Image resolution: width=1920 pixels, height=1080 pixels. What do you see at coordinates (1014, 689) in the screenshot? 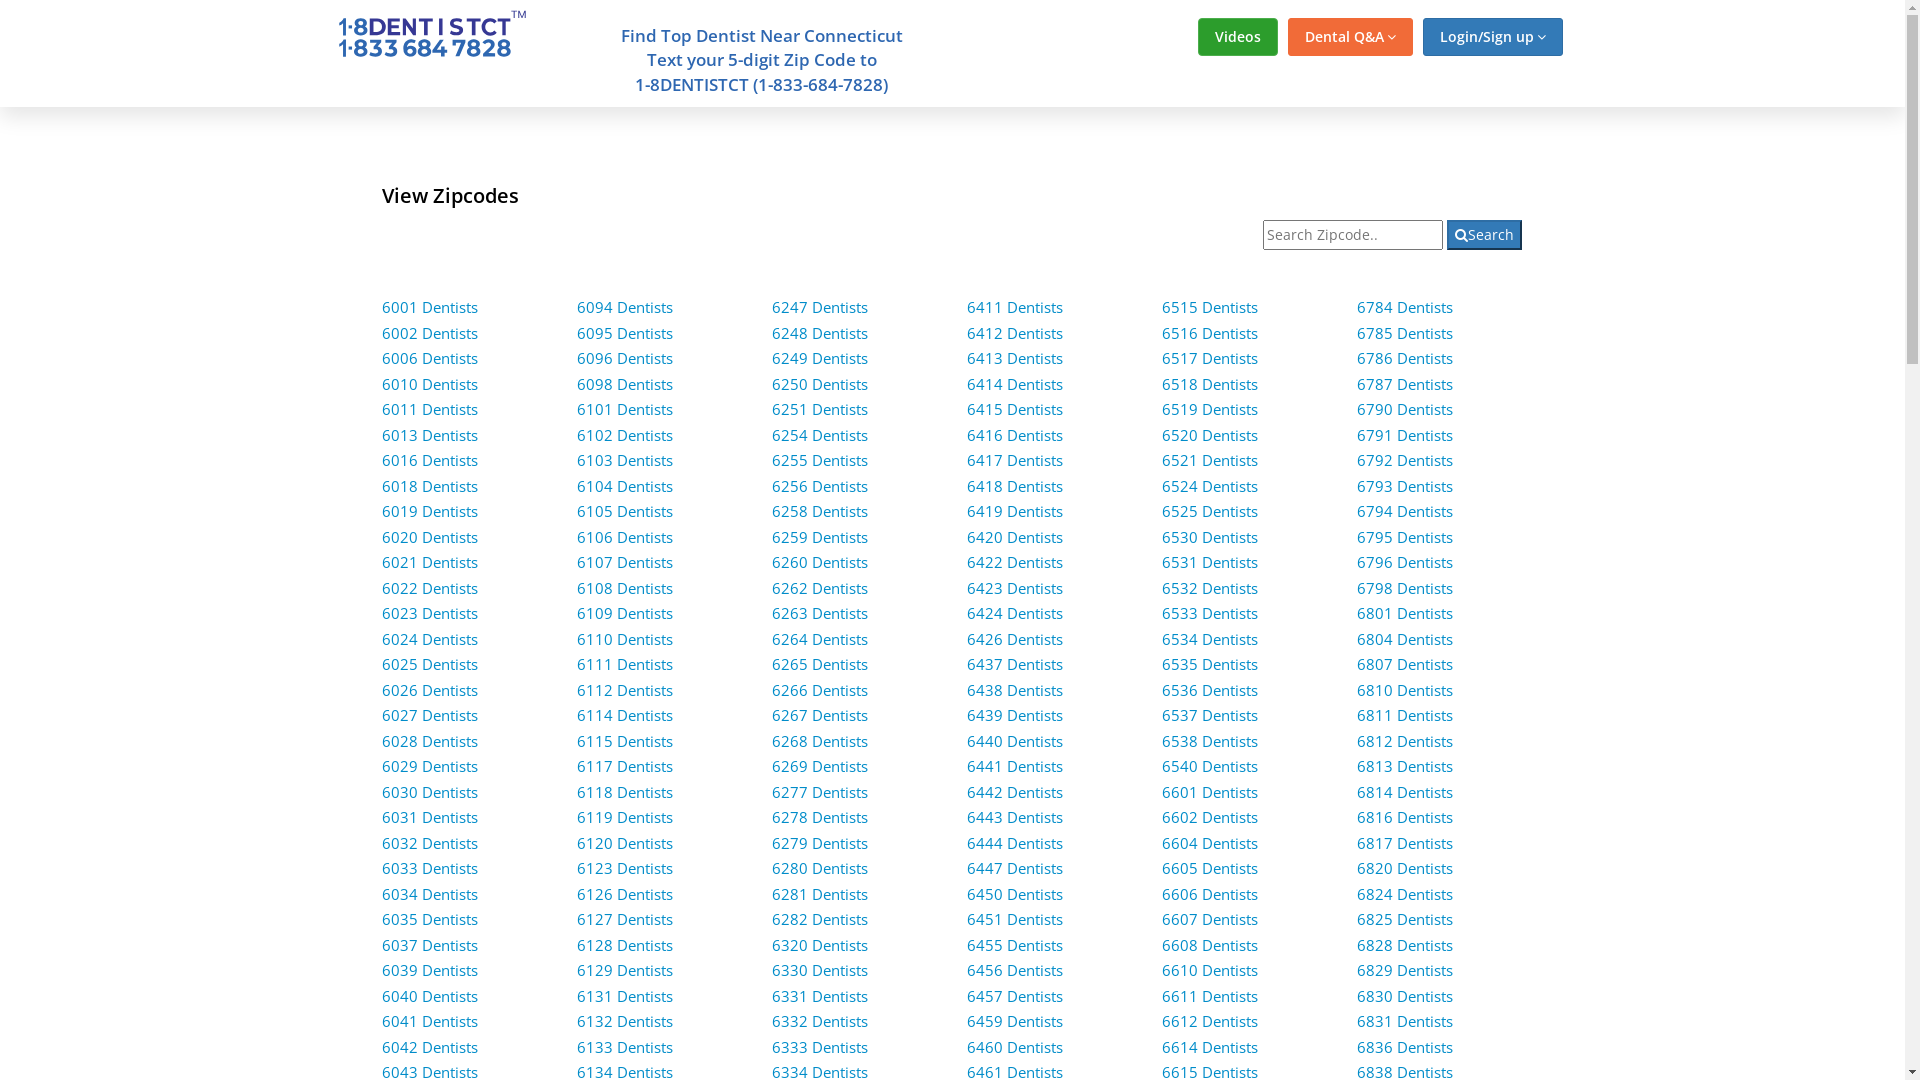
I see `'6438 Dentists'` at bounding box center [1014, 689].